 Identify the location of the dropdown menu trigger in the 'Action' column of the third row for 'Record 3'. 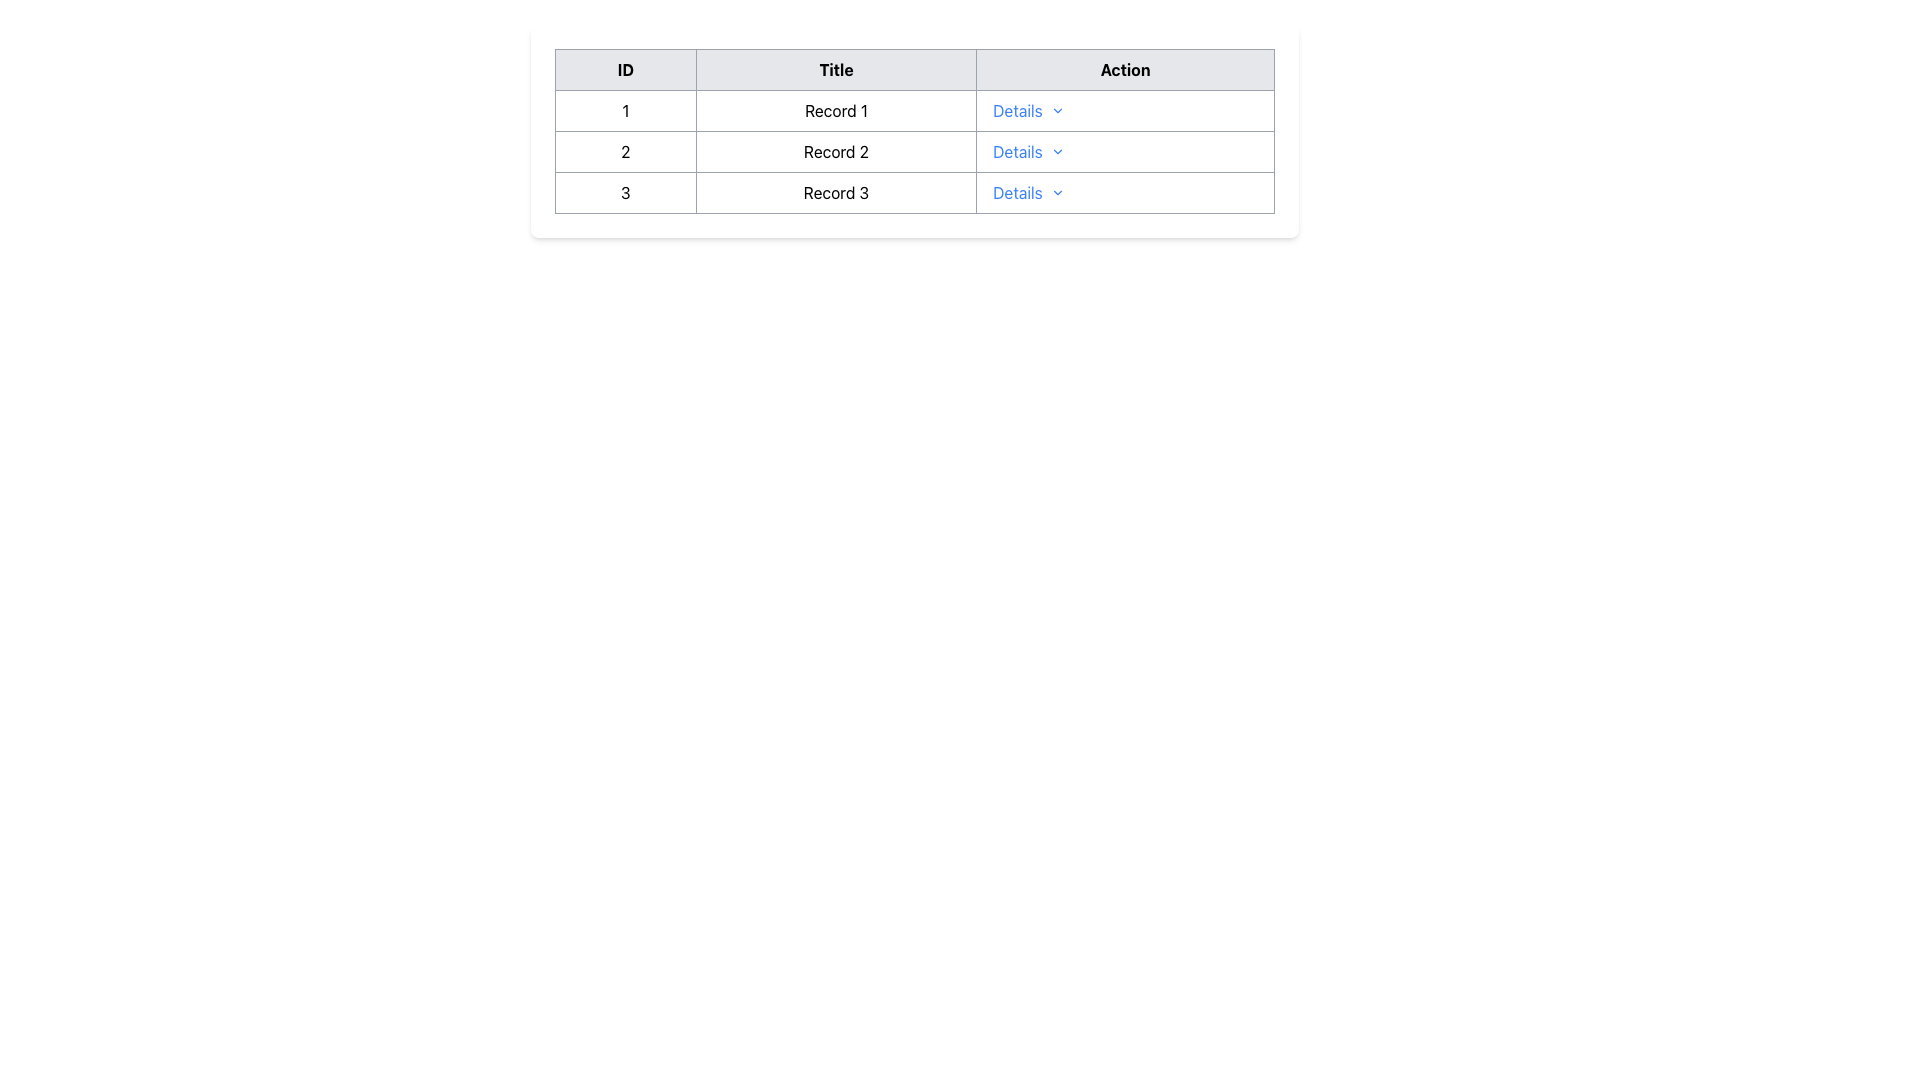
(1125, 192).